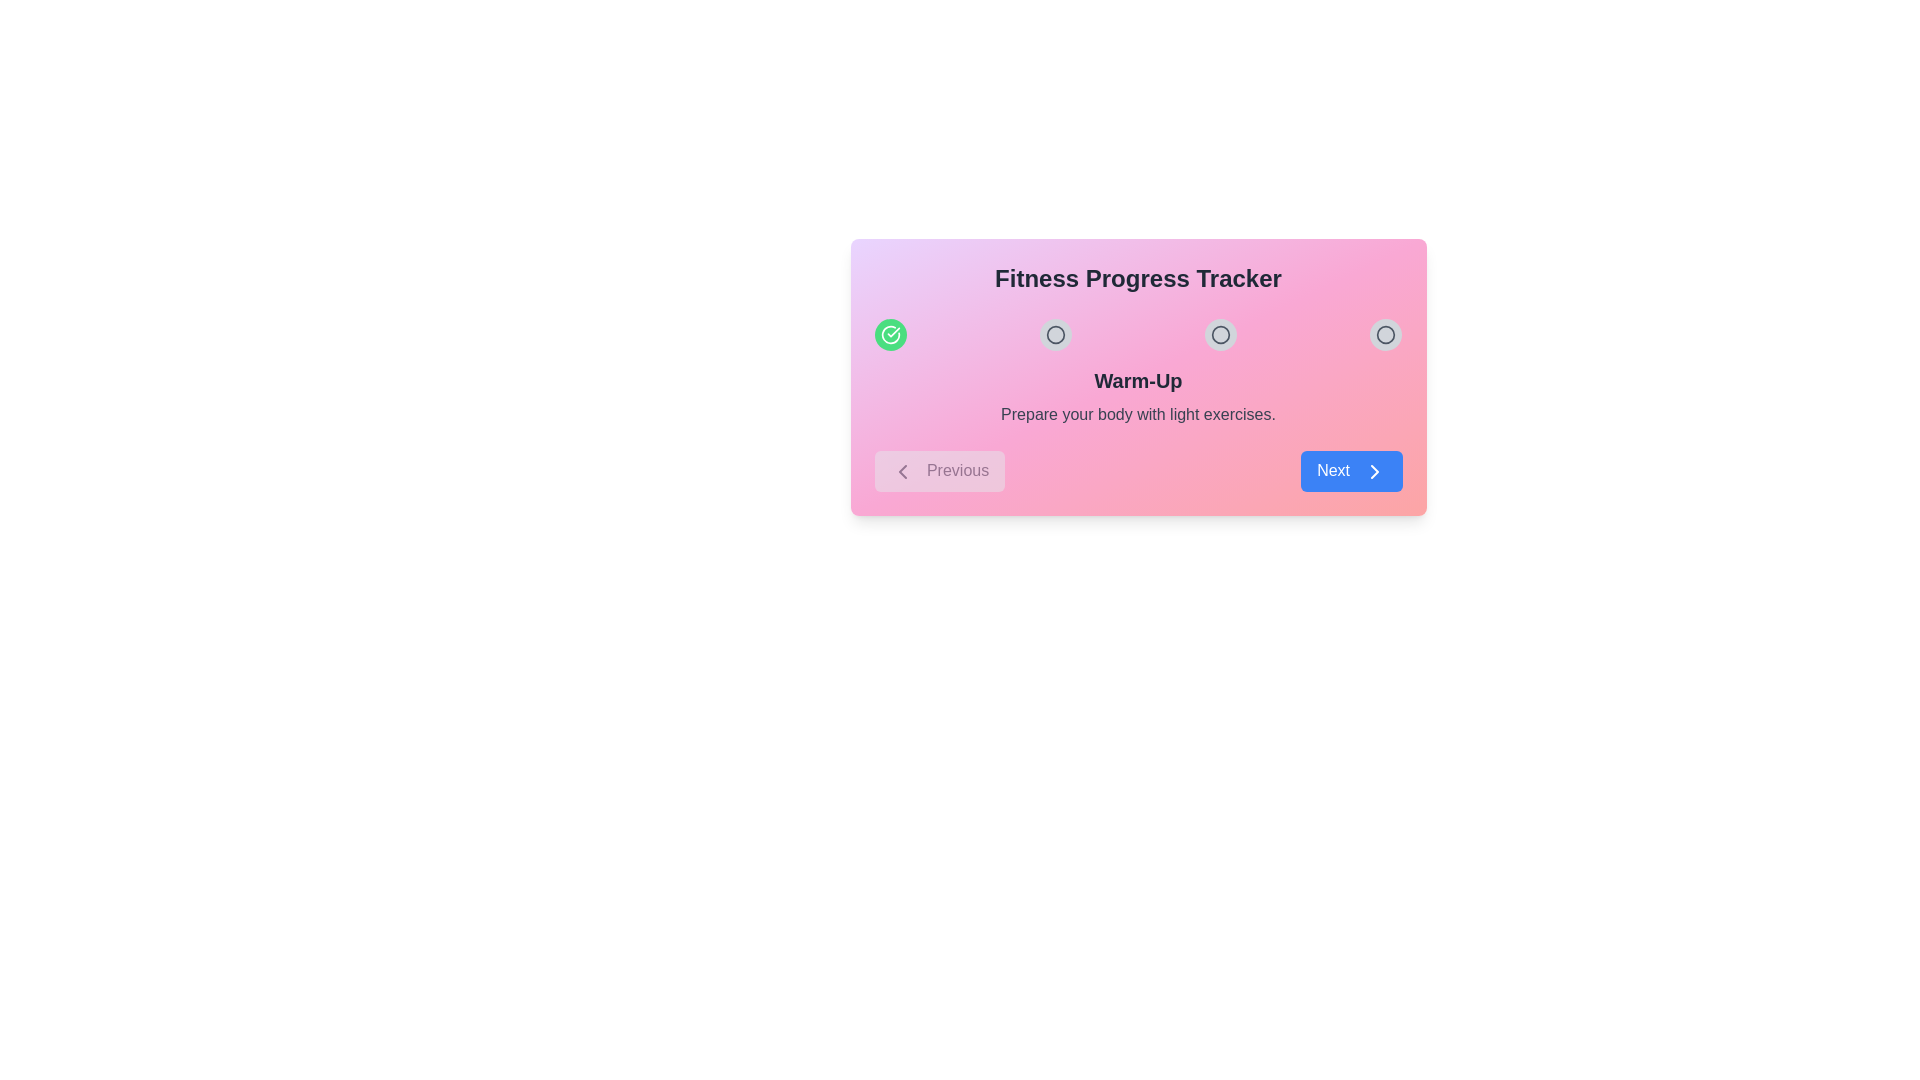  Describe the element at coordinates (1138, 414) in the screenshot. I see `the contextual information text element related to the 'Warm-Up' activity, positioned under the 'Warm-Up' heading` at that location.